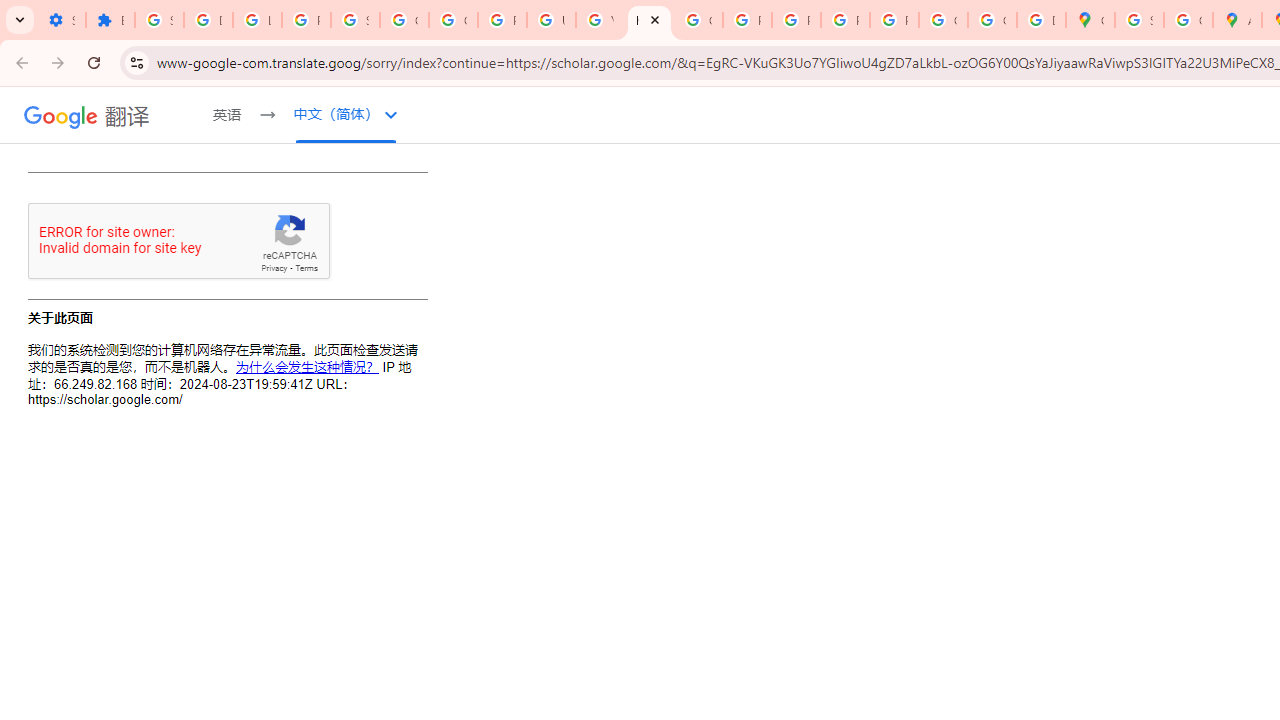 This screenshot has width=1280, height=720. Describe the element at coordinates (273, 266) in the screenshot. I see `'Privacy'` at that location.